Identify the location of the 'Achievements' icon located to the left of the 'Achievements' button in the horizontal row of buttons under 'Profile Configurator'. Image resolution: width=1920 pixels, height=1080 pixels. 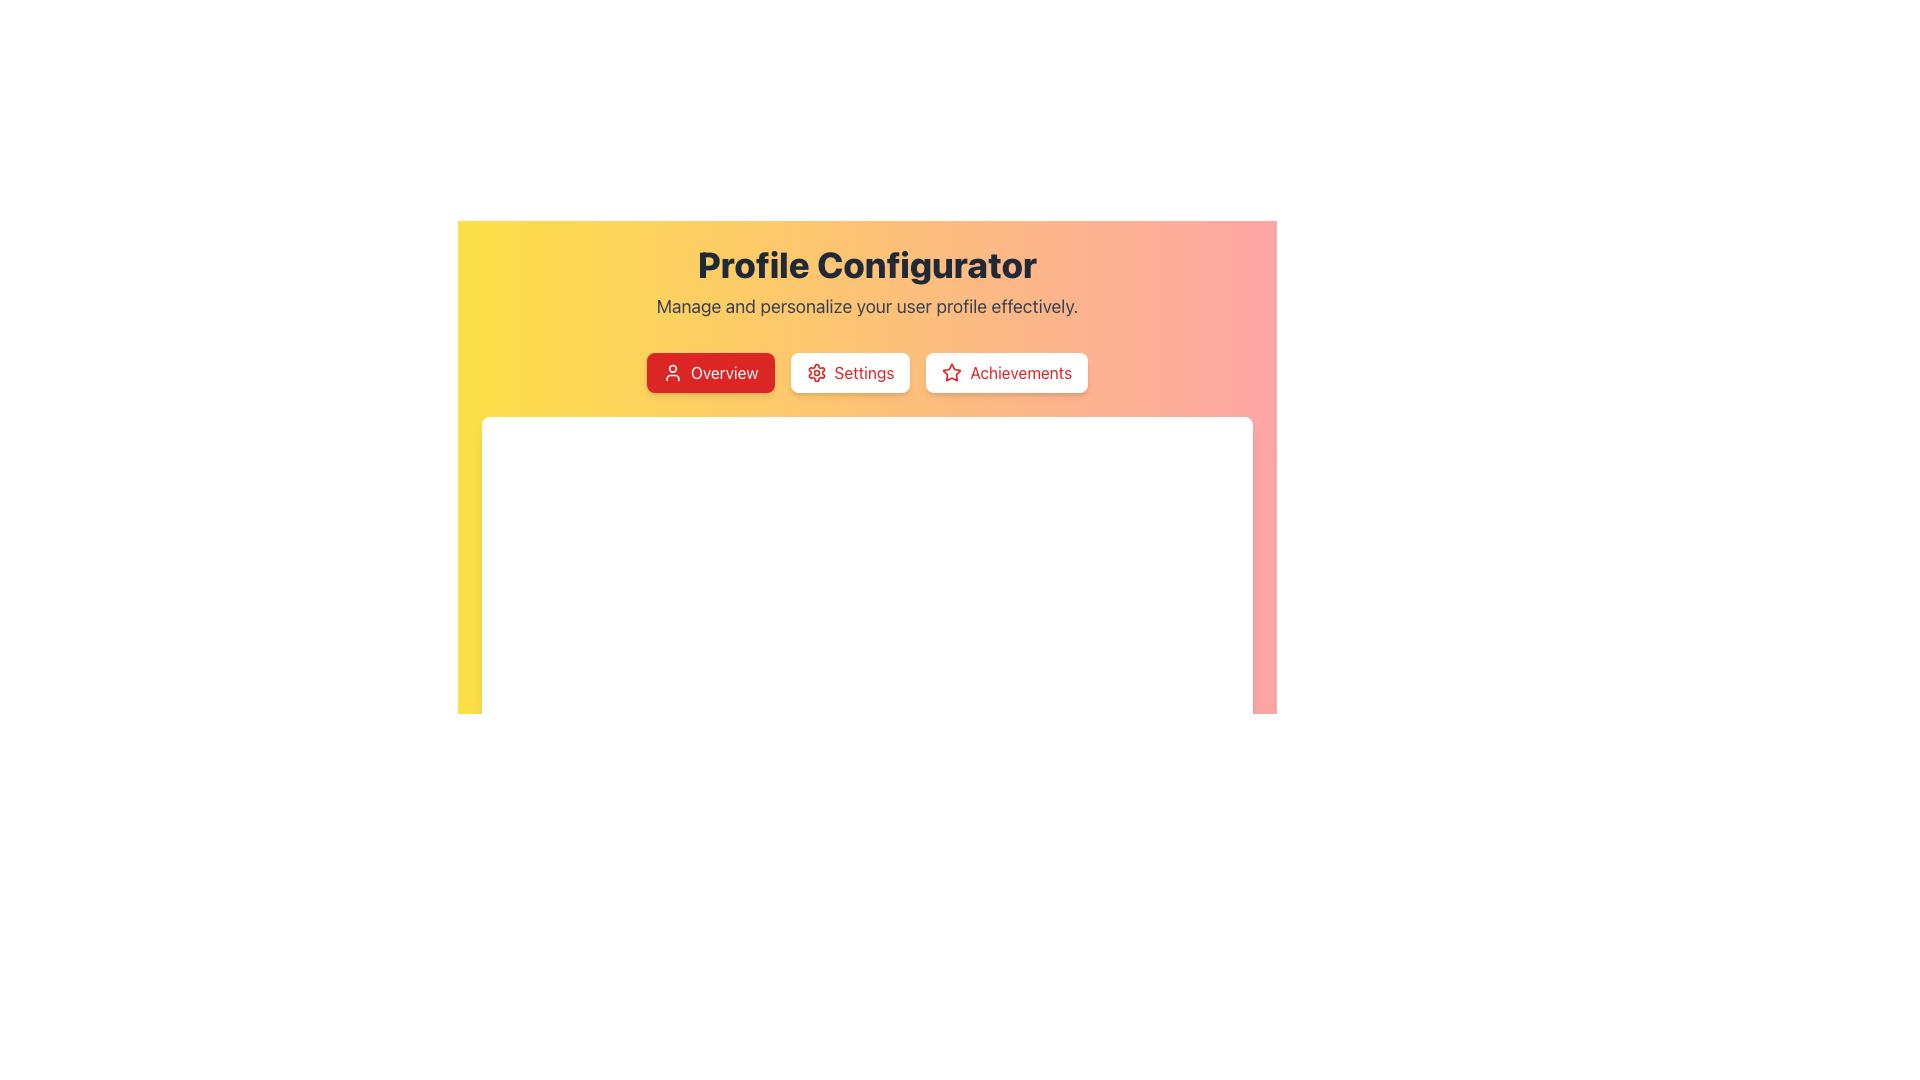
(951, 373).